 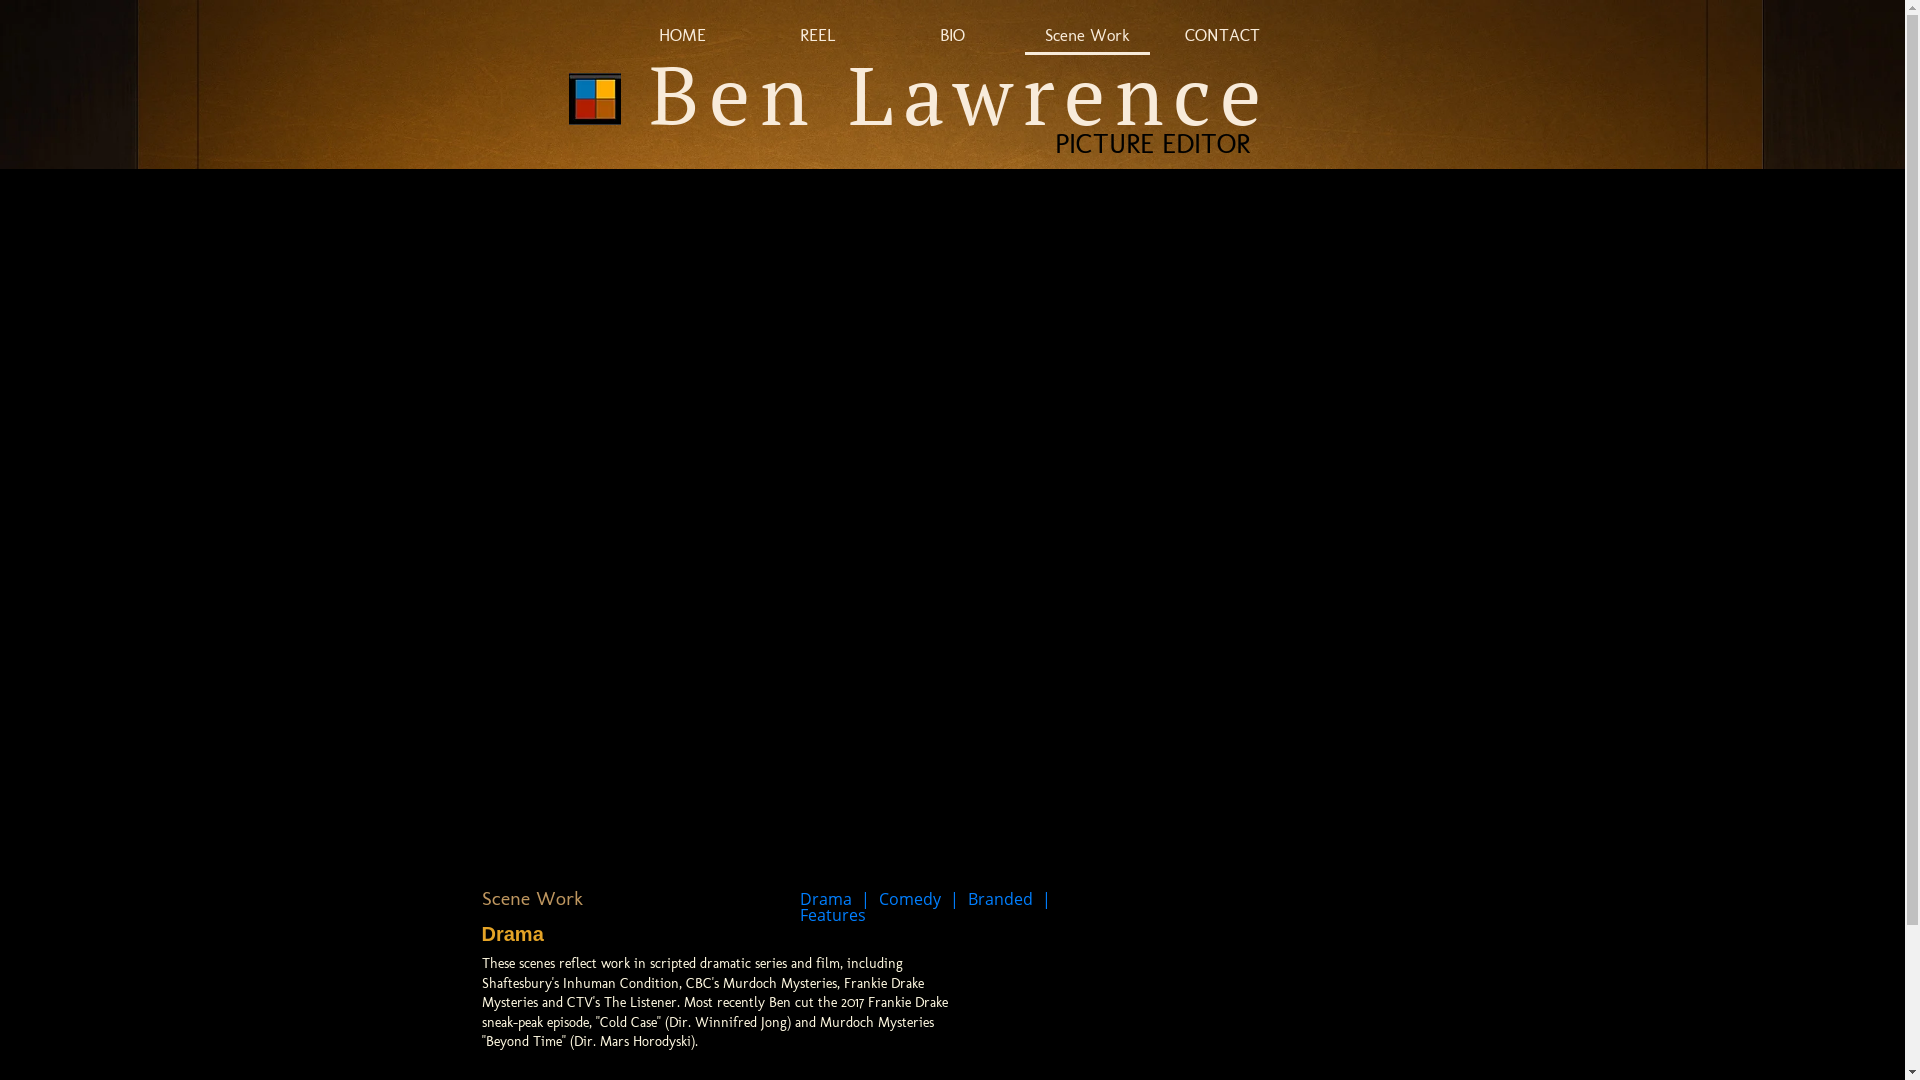 What do you see at coordinates (817, 37) in the screenshot?
I see `'REEL'` at bounding box center [817, 37].